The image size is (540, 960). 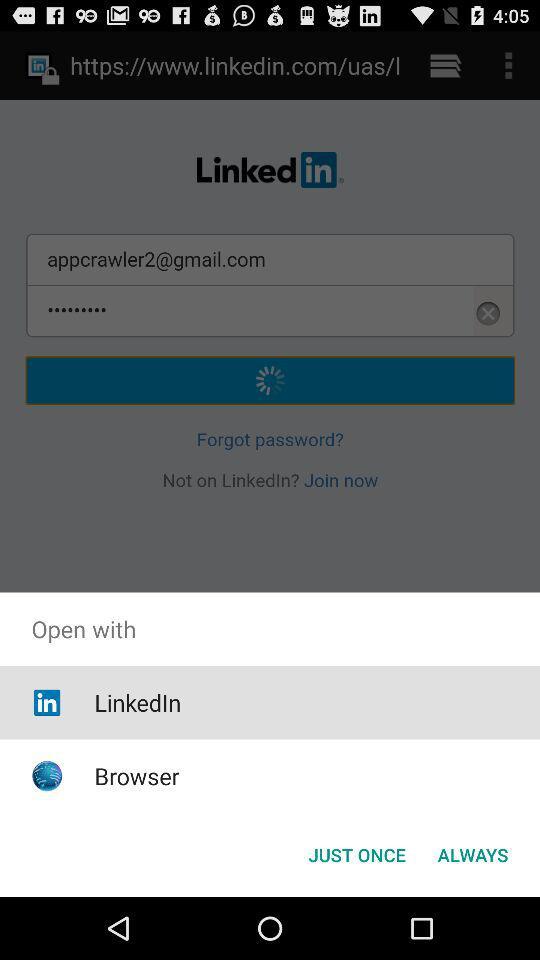 I want to click on always, so click(x=472, y=853).